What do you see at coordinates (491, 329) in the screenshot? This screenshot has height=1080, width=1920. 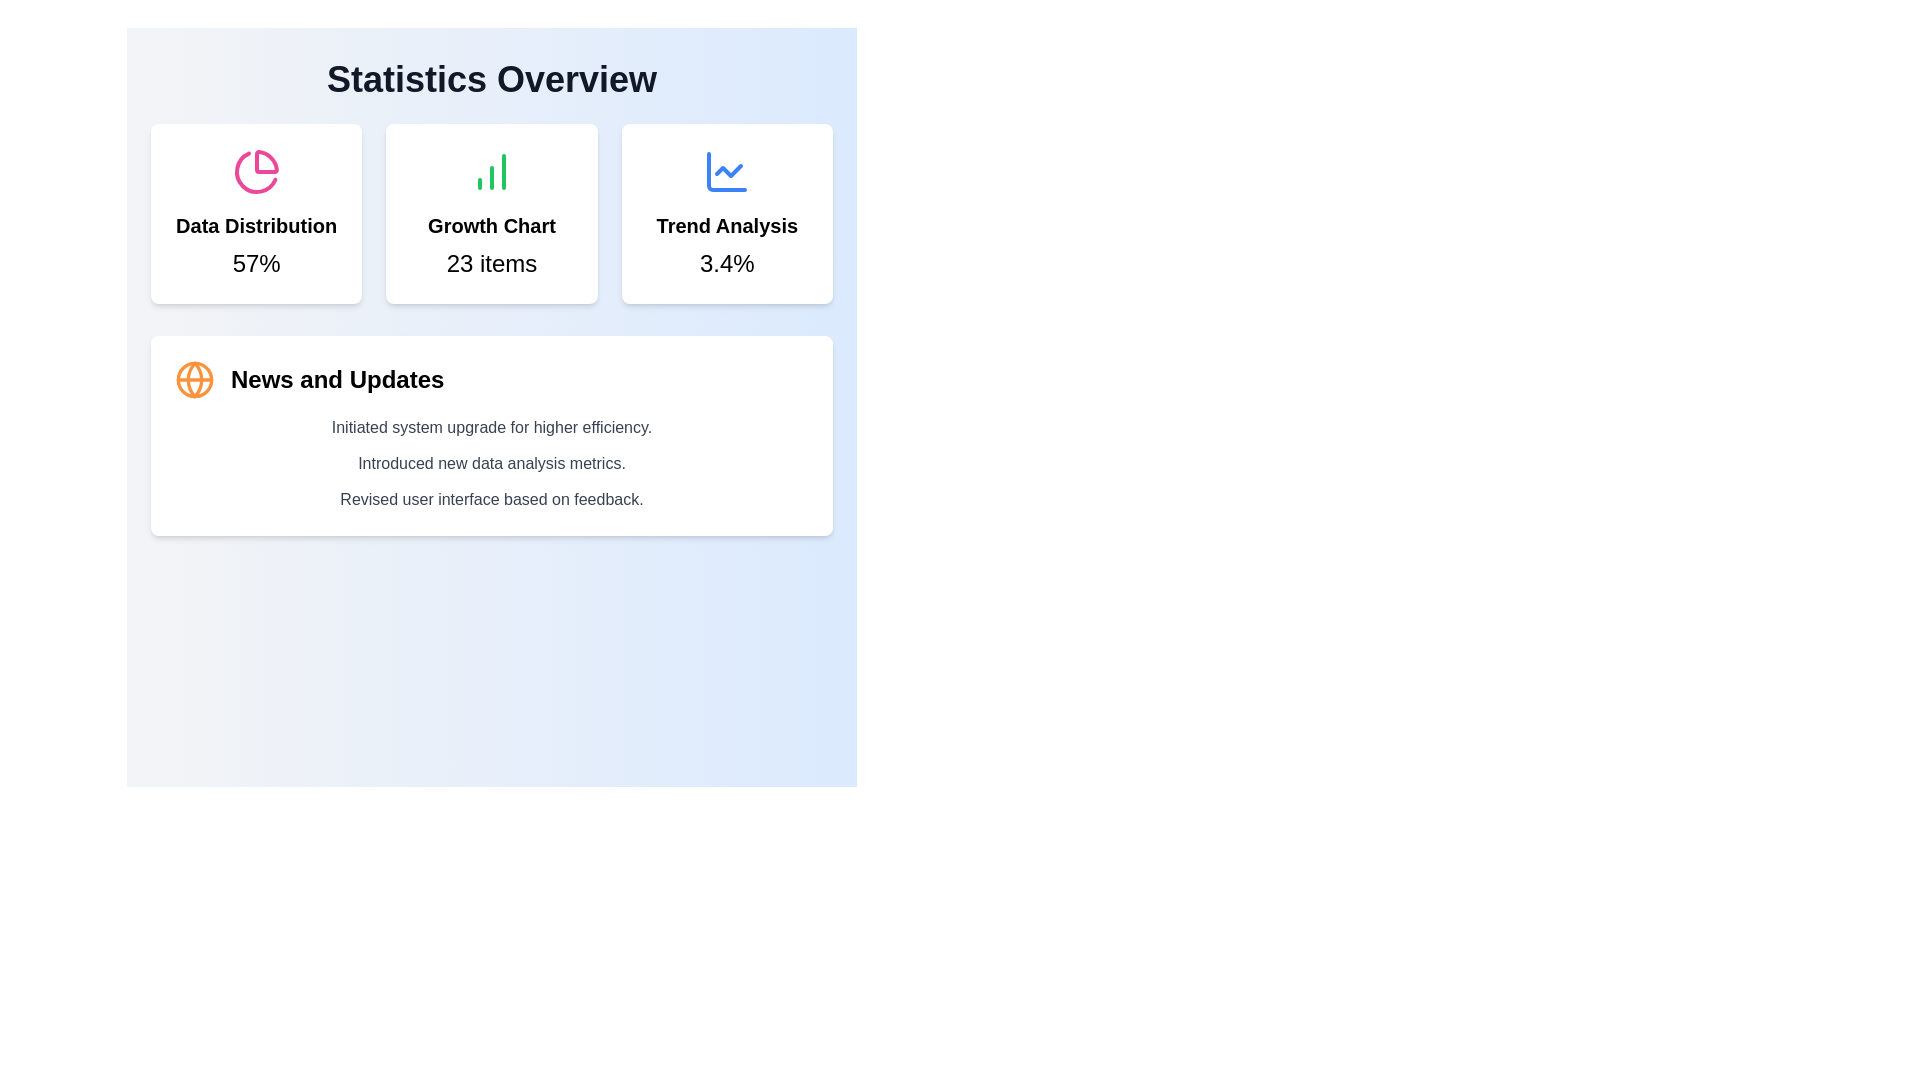 I see `the Informational panel located below the 'Data Distribution', 'Growth Chart', and 'Trend Analysis' cards in the main dashboard layout` at bounding box center [491, 329].